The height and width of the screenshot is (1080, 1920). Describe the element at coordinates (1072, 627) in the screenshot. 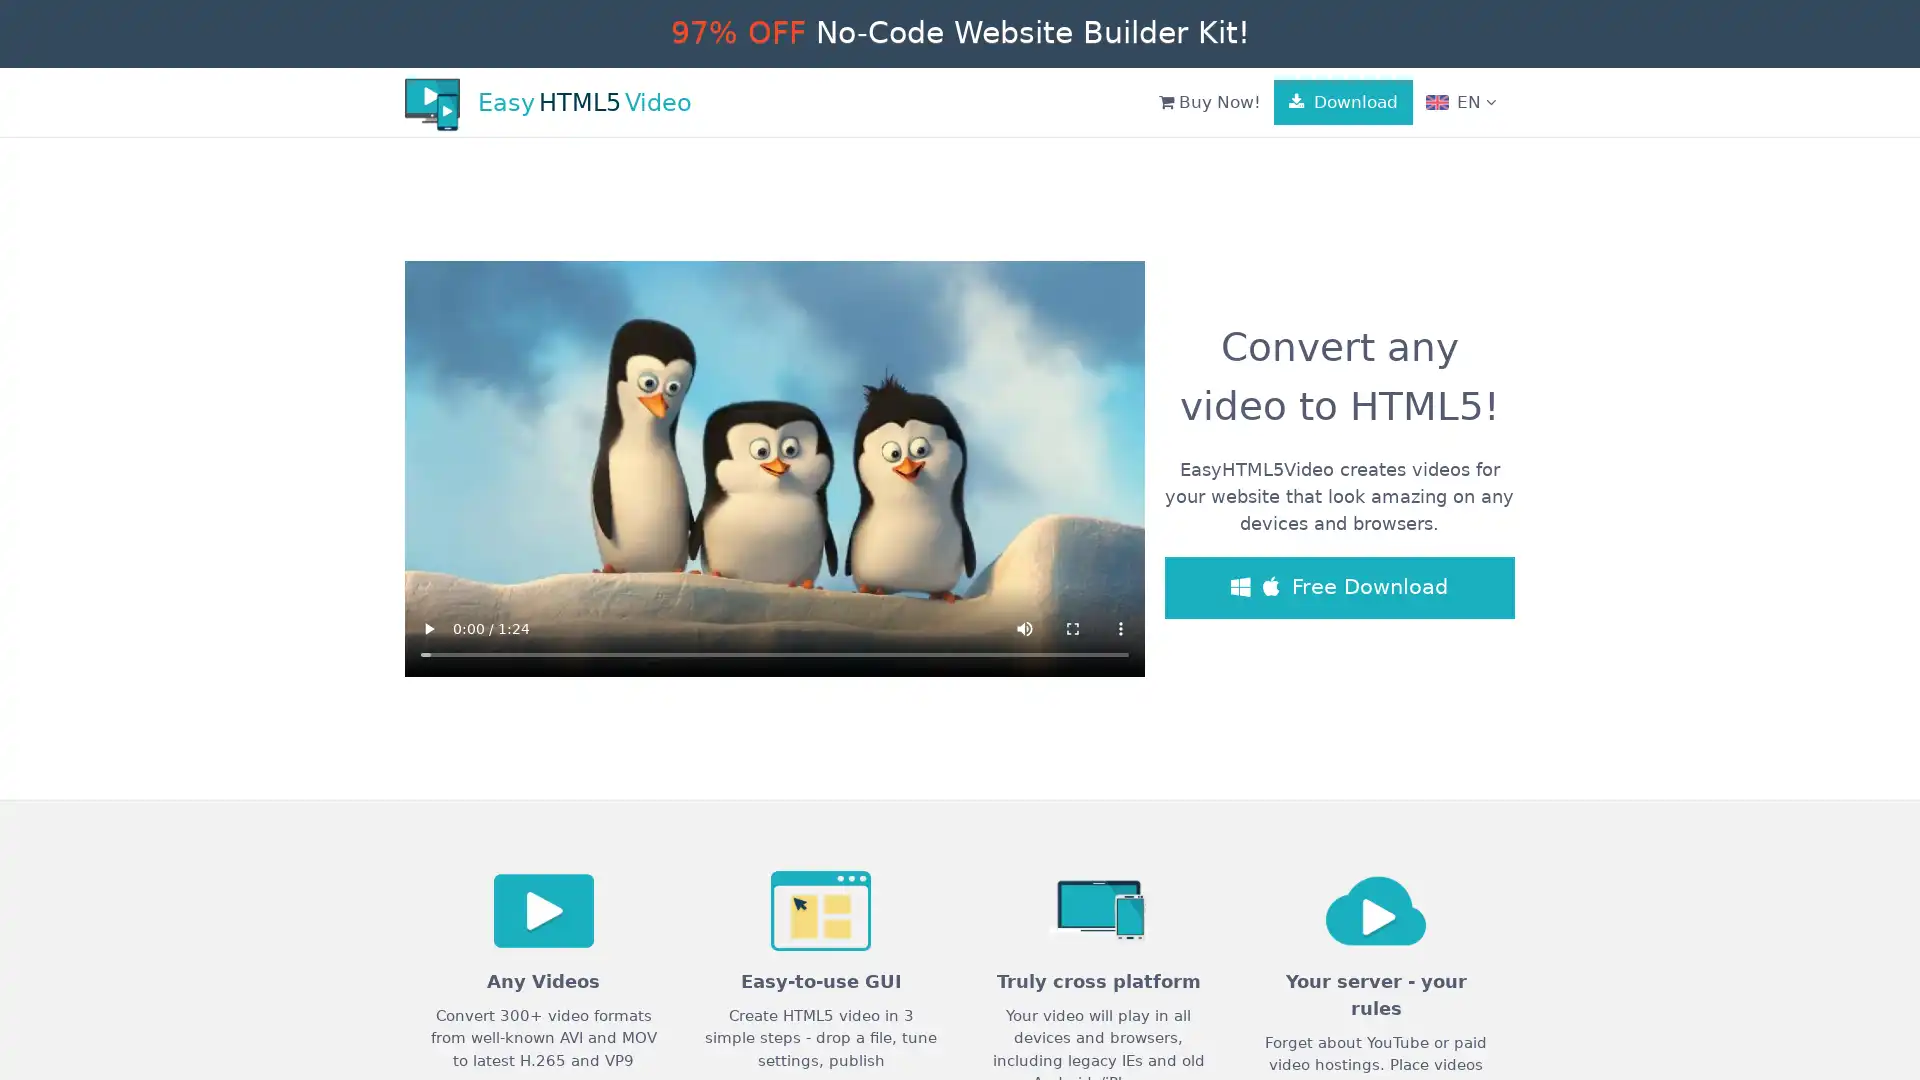

I see `enter full screen` at that location.